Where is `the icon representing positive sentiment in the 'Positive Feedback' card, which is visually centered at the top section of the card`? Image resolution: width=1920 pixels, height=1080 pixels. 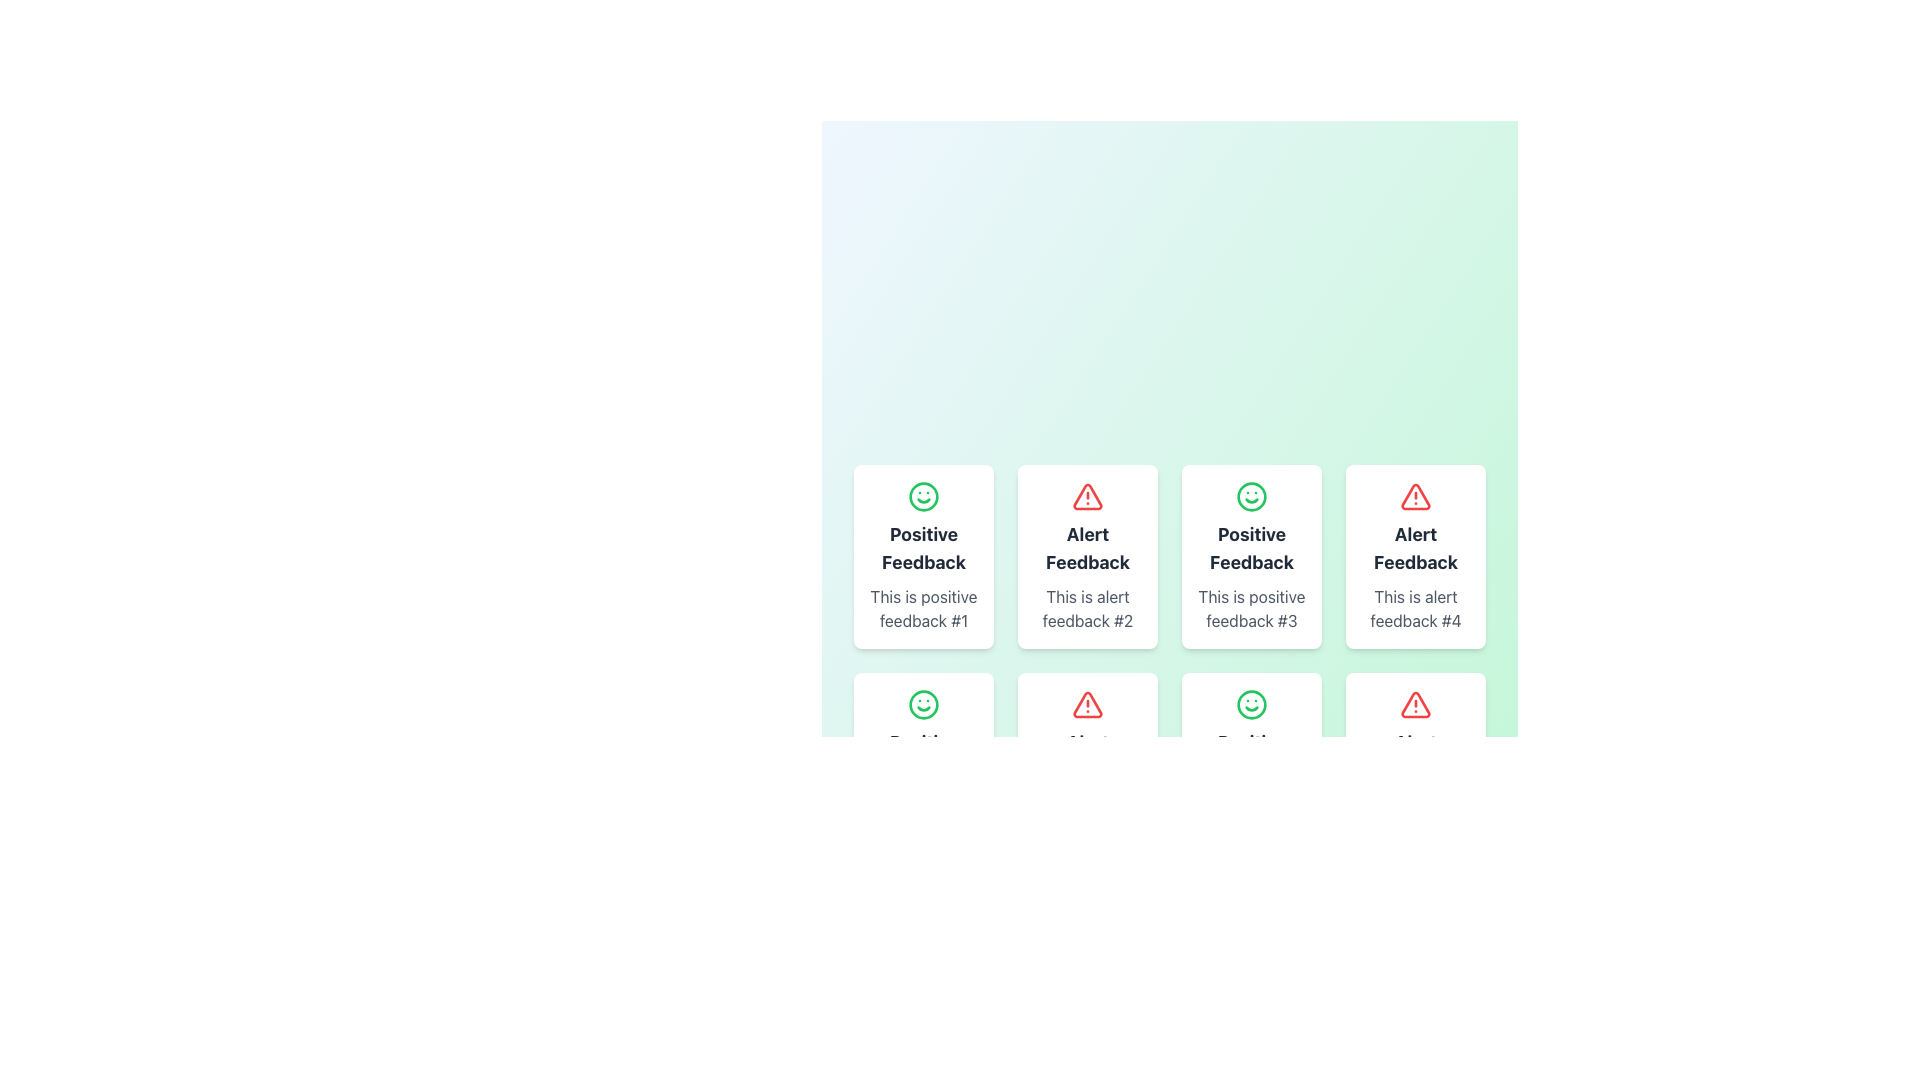 the icon representing positive sentiment in the 'Positive Feedback' card, which is visually centered at the top section of the card is located at coordinates (923, 496).